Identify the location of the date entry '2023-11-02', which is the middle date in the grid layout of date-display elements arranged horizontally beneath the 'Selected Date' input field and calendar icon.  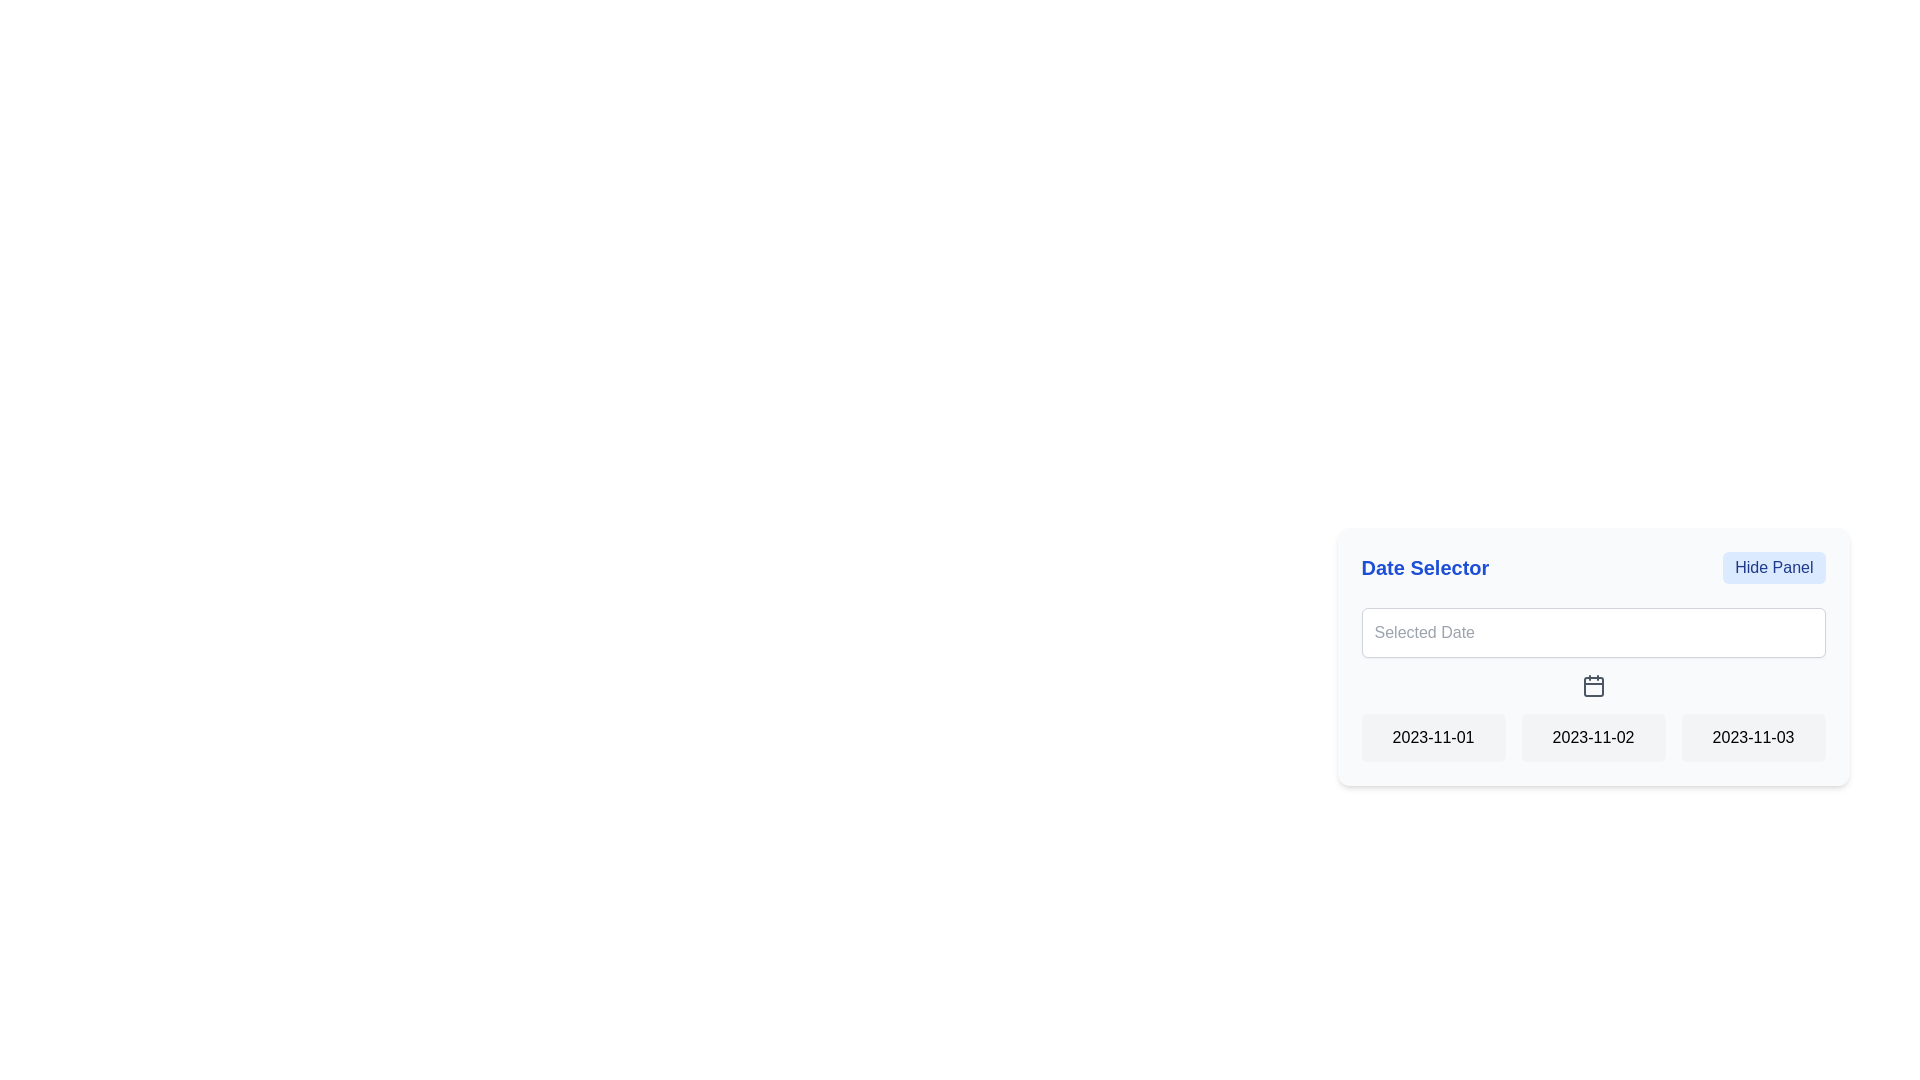
(1592, 737).